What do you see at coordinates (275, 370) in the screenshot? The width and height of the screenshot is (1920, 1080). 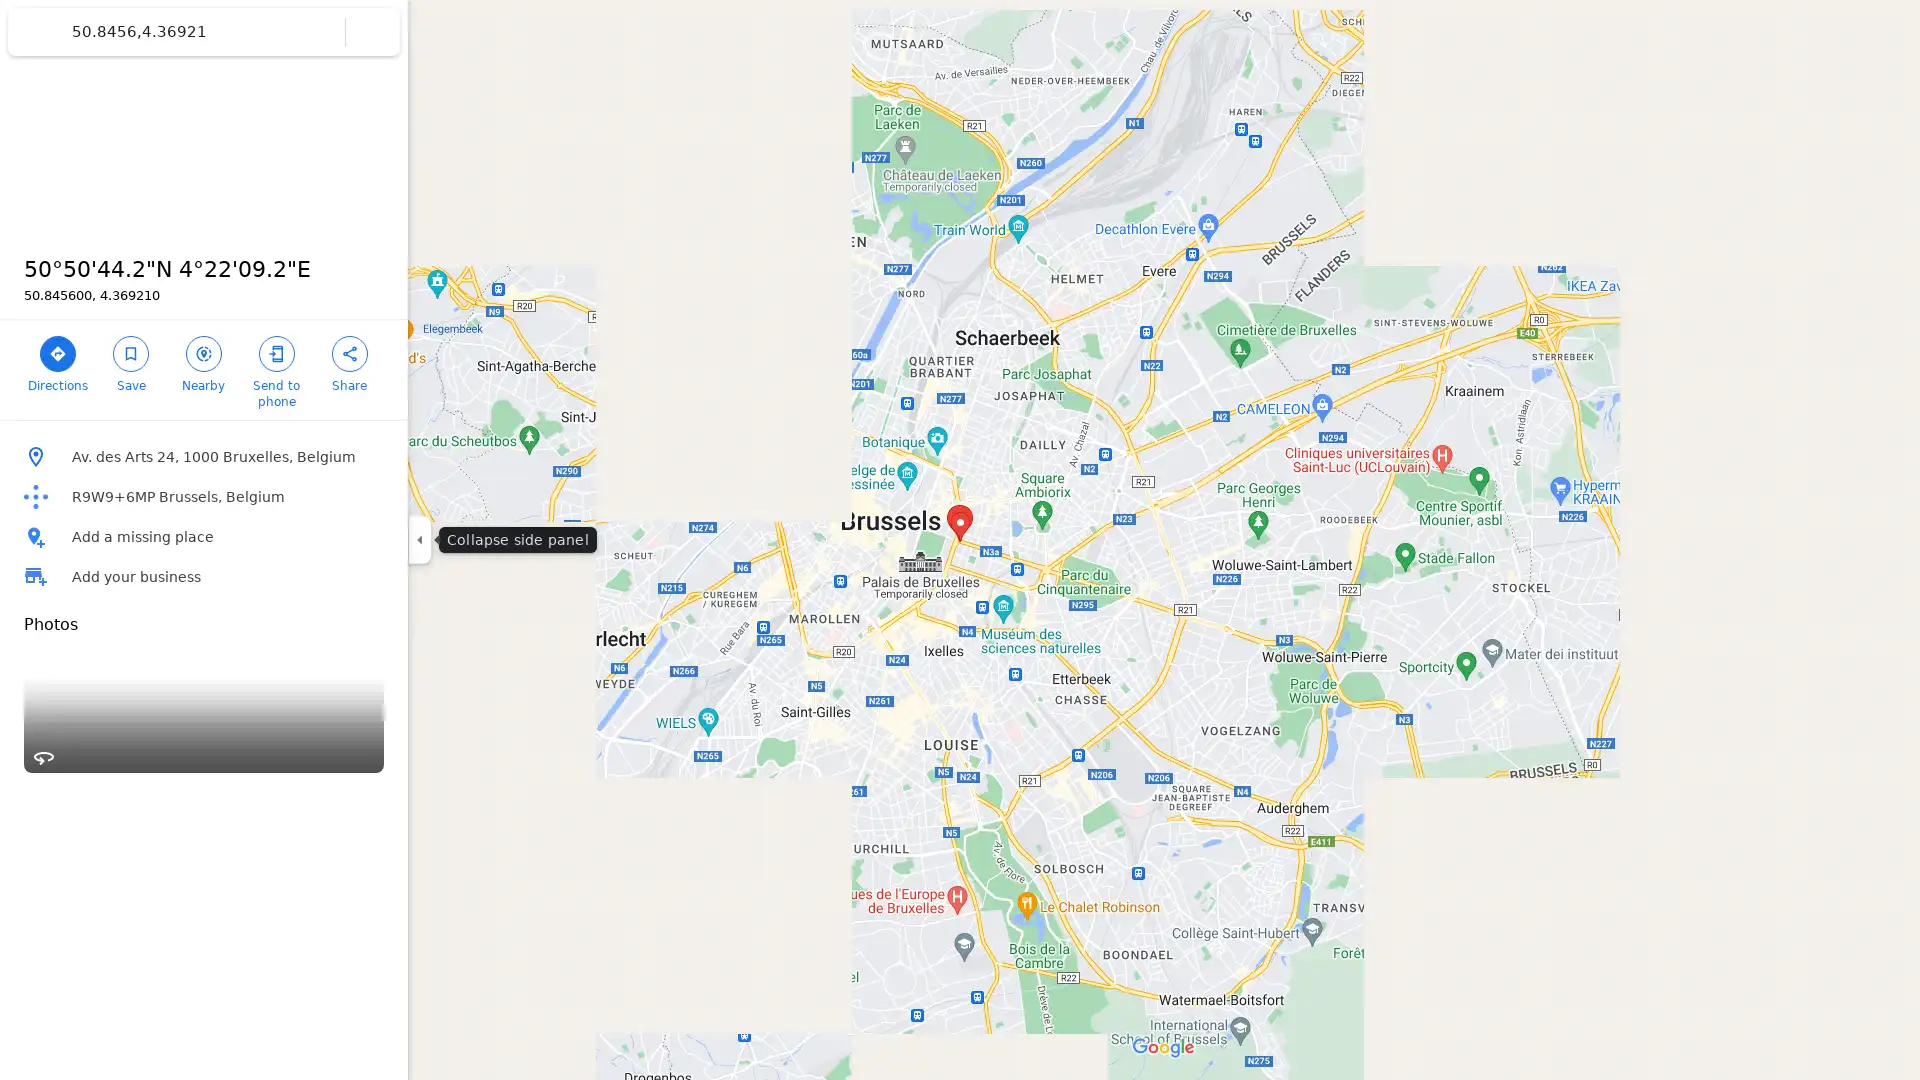 I see `Send 5050'44.2"N 422'09.2"E to your phone` at bounding box center [275, 370].